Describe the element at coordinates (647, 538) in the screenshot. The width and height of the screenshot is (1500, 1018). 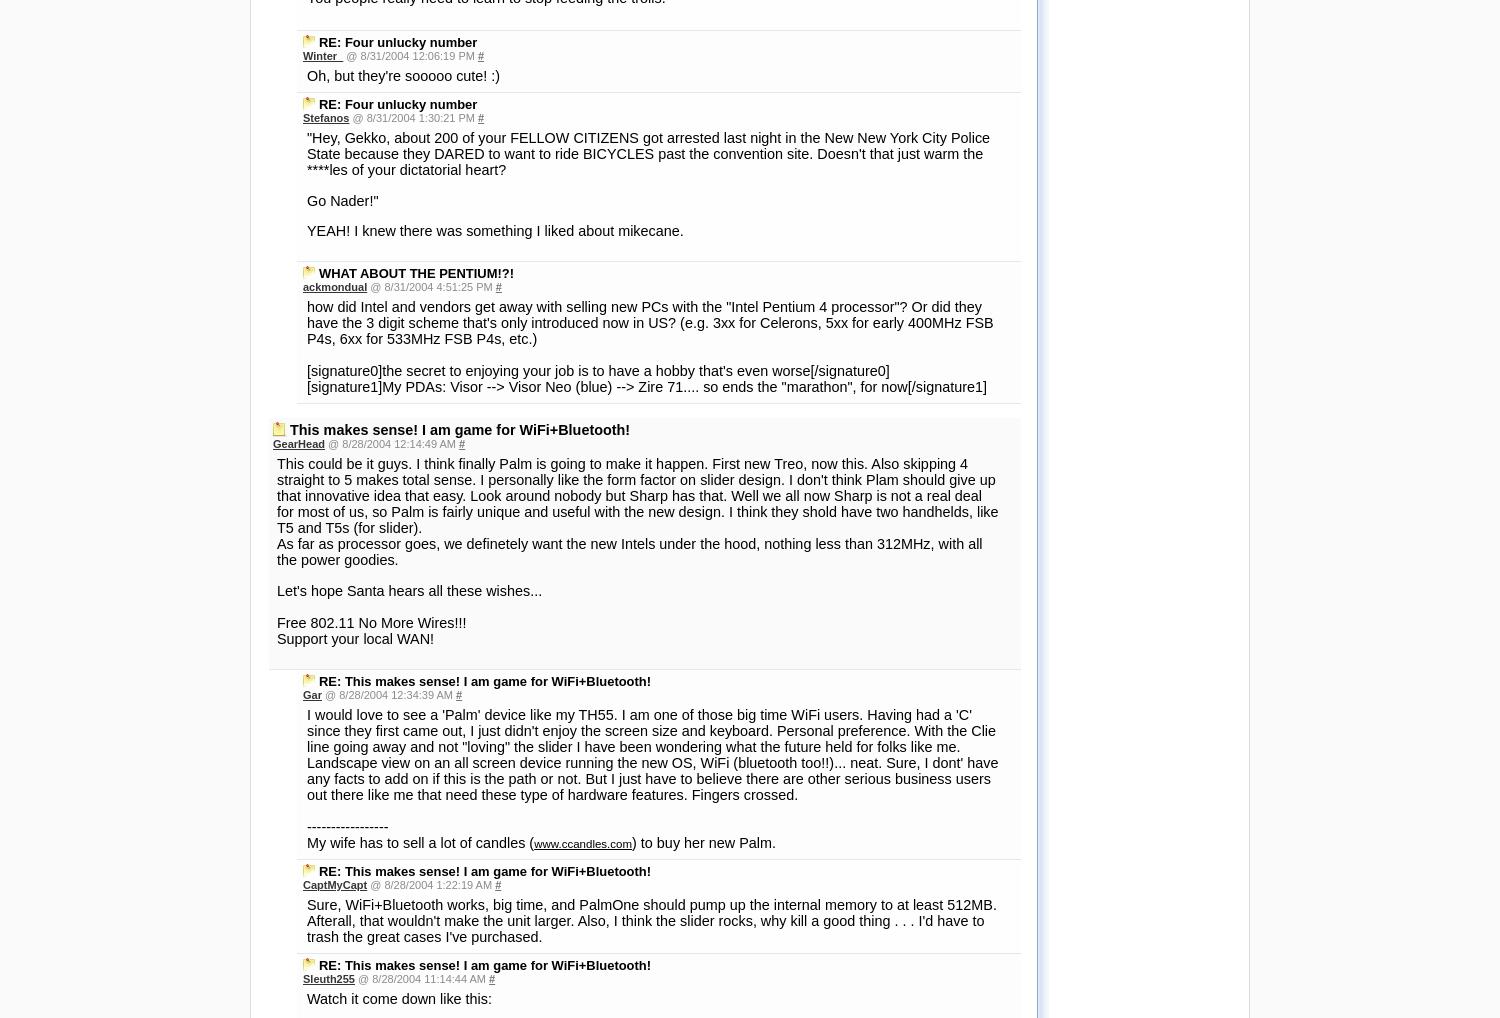
I see `'Watch for the T5/WiFi card bundle that gets priced about the same as the iPAQ 4155 allowing the T5 sans WiFi to get priced much more agressively.  P1 won't have the margin overhead on circuitry/licensing fees (from Sychip who makes all the WiFi chips installed in PDAs) built into every T5 it makes just to support the users who can't live without WiFi.'` at that location.